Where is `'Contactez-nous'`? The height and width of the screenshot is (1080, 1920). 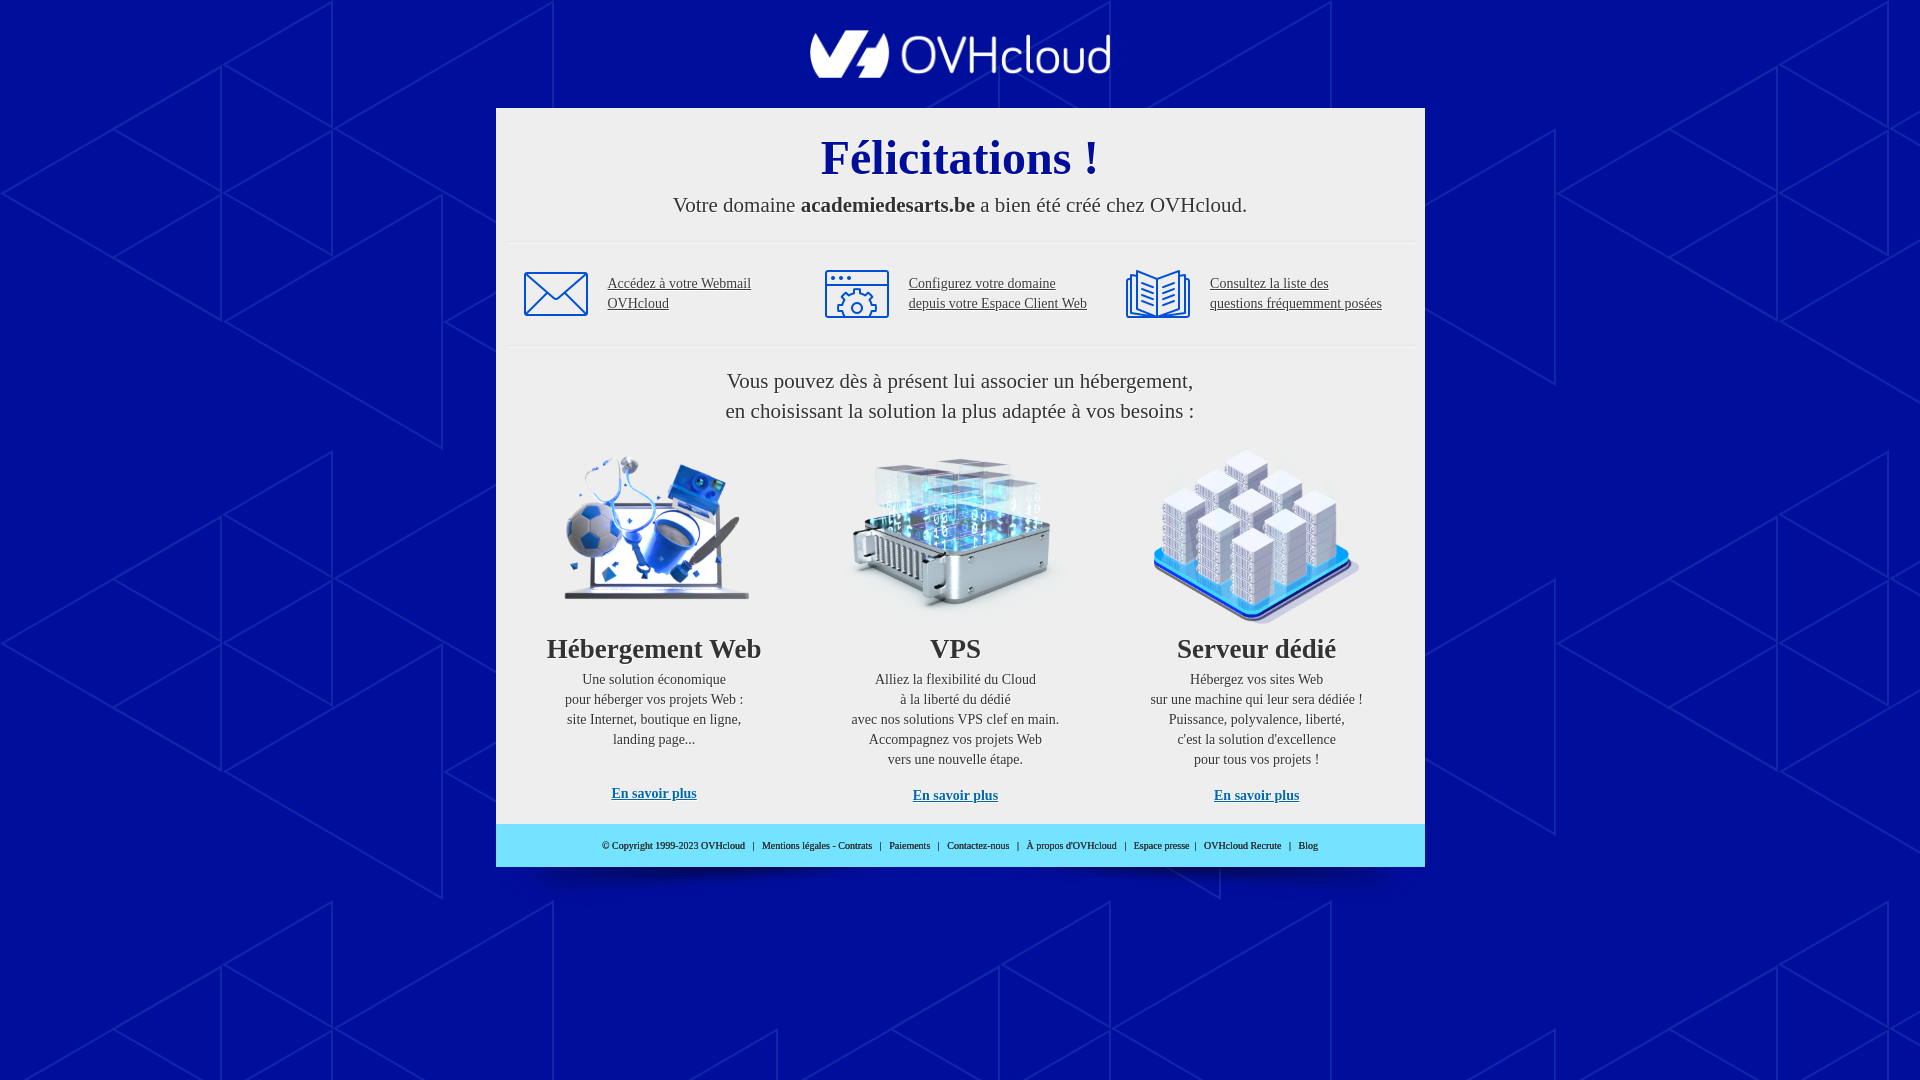
'Contactez-nous' is located at coordinates (945, 845).